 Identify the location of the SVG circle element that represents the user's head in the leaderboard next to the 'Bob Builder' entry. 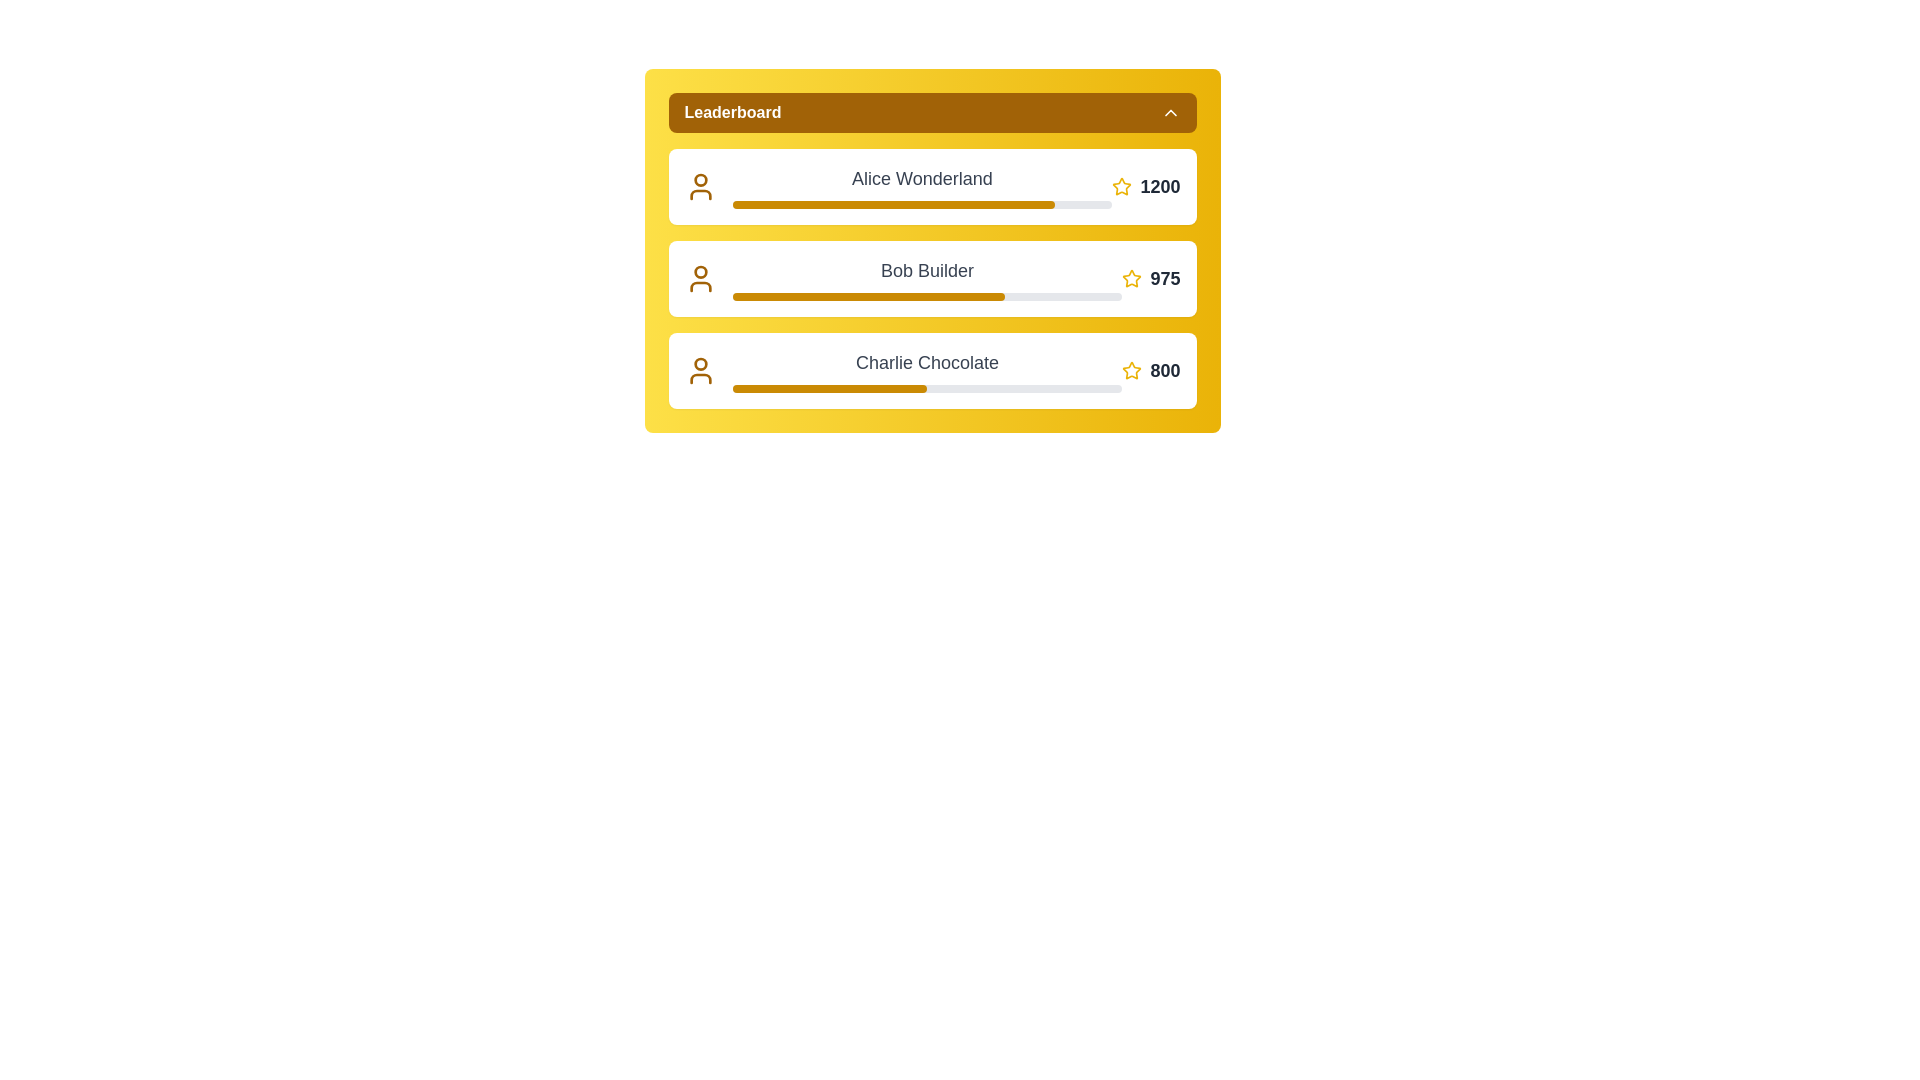
(700, 272).